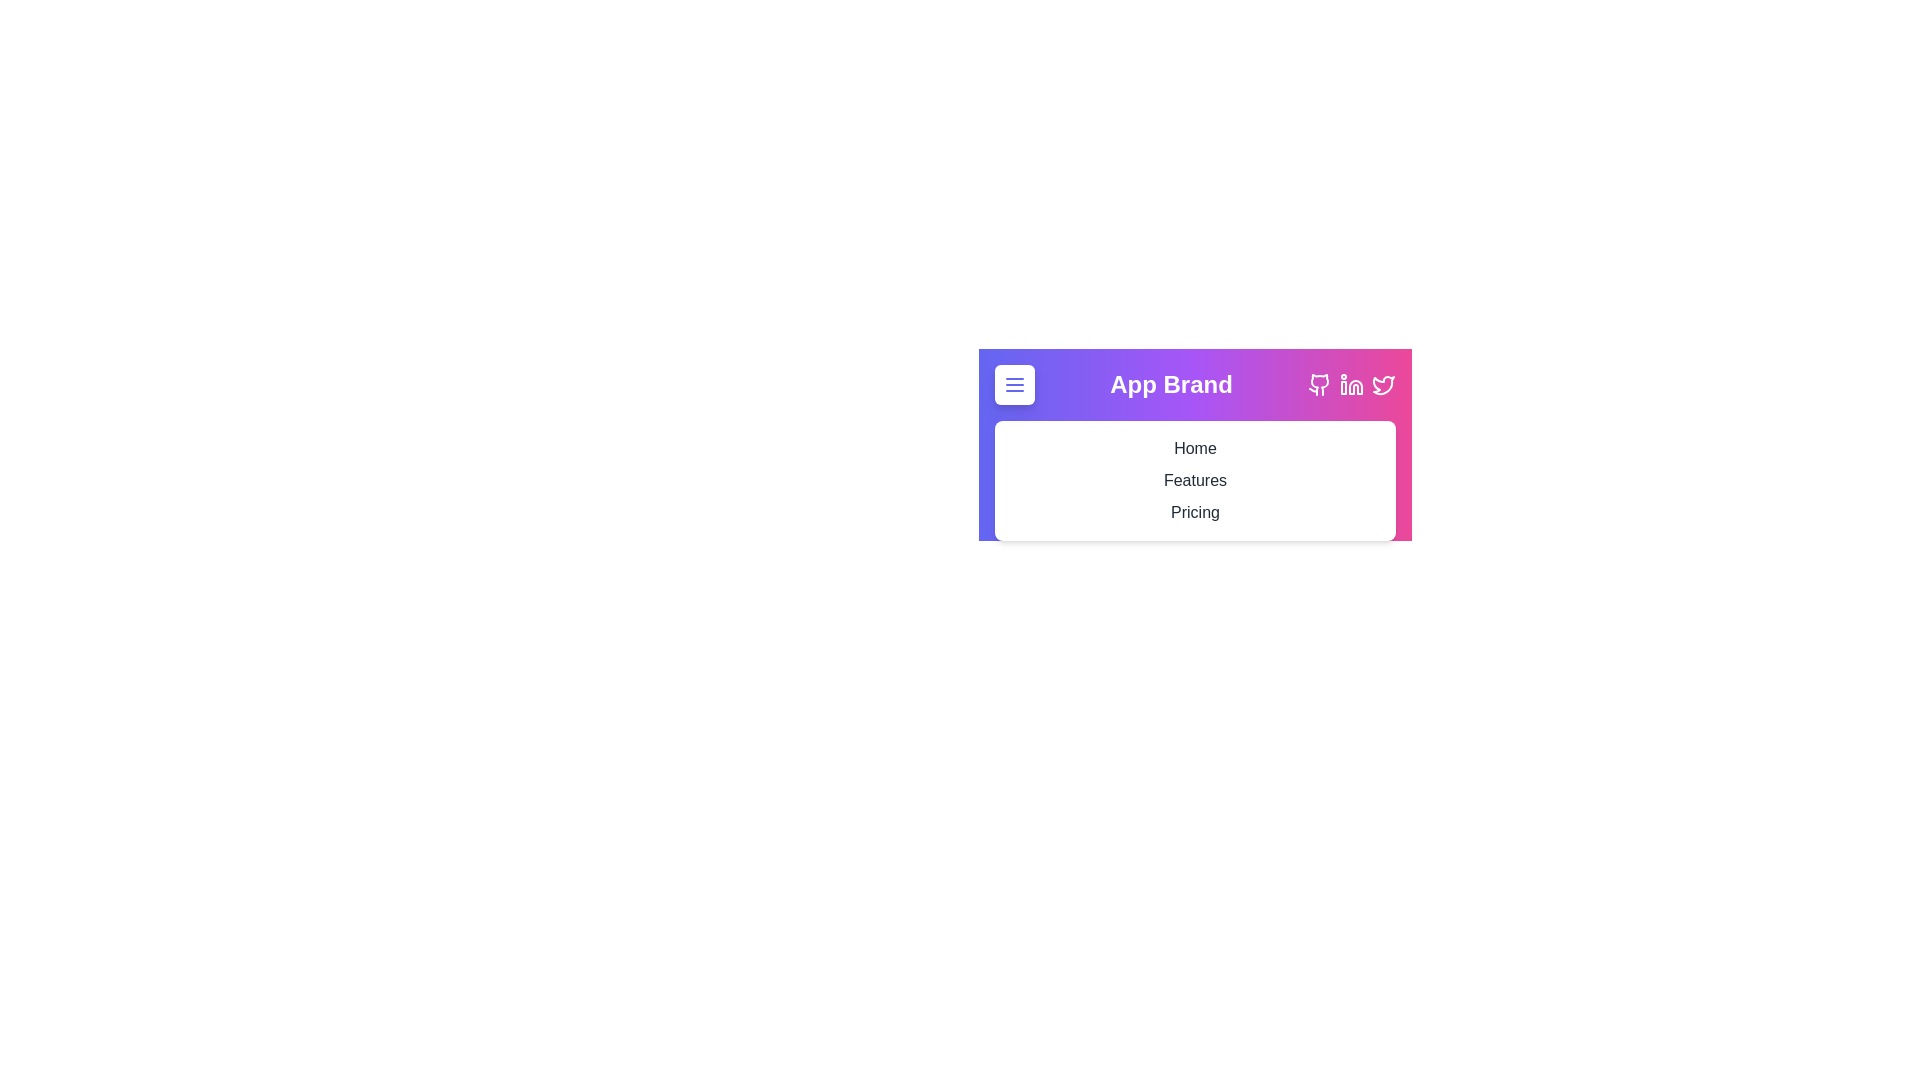 Image resolution: width=1920 pixels, height=1080 pixels. Describe the element at coordinates (1014, 385) in the screenshot. I see `the menu button to toggle the menu visibility` at that location.